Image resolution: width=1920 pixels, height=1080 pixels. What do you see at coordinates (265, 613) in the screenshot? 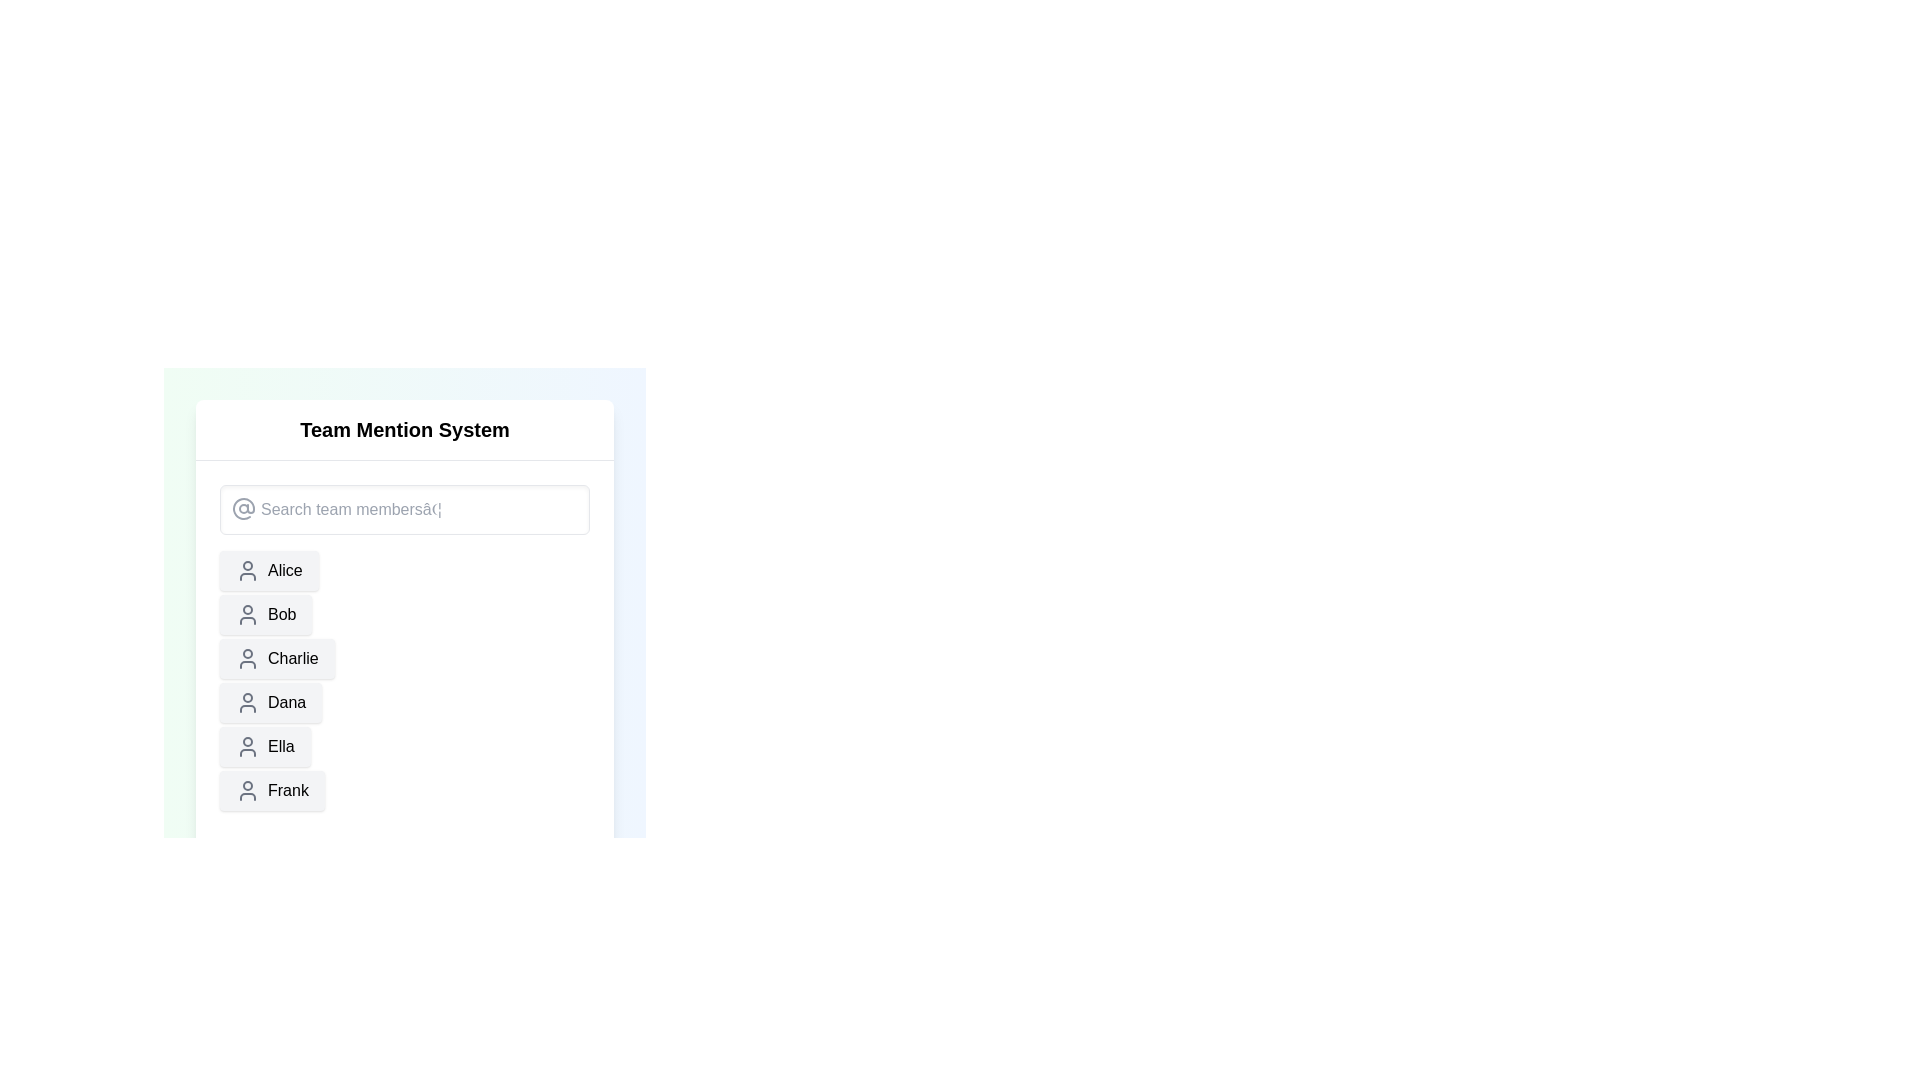
I see `the user card for 'Bob' in the Team Mention System` at bounding box center [265, 613].